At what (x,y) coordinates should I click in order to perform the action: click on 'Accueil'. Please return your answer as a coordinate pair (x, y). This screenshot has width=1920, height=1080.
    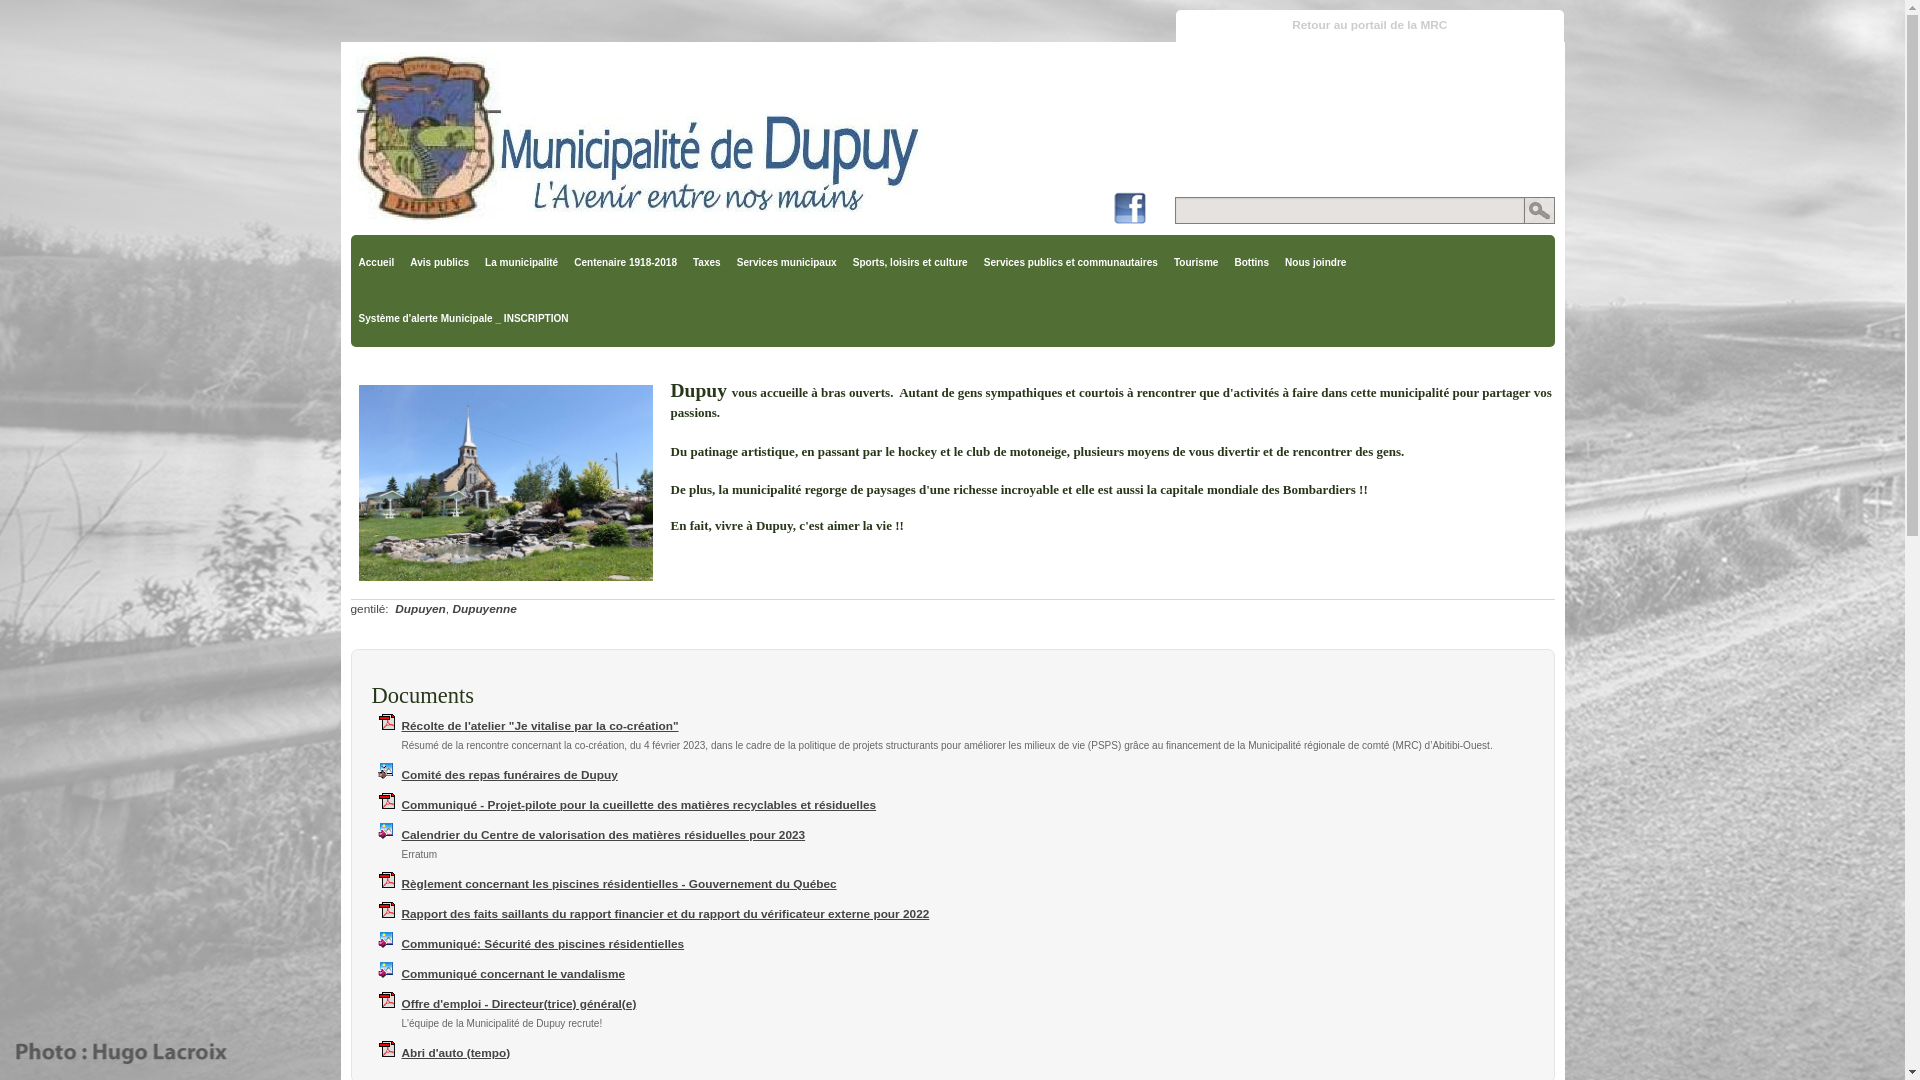
    Looking at the image, I should click on (375, 261).